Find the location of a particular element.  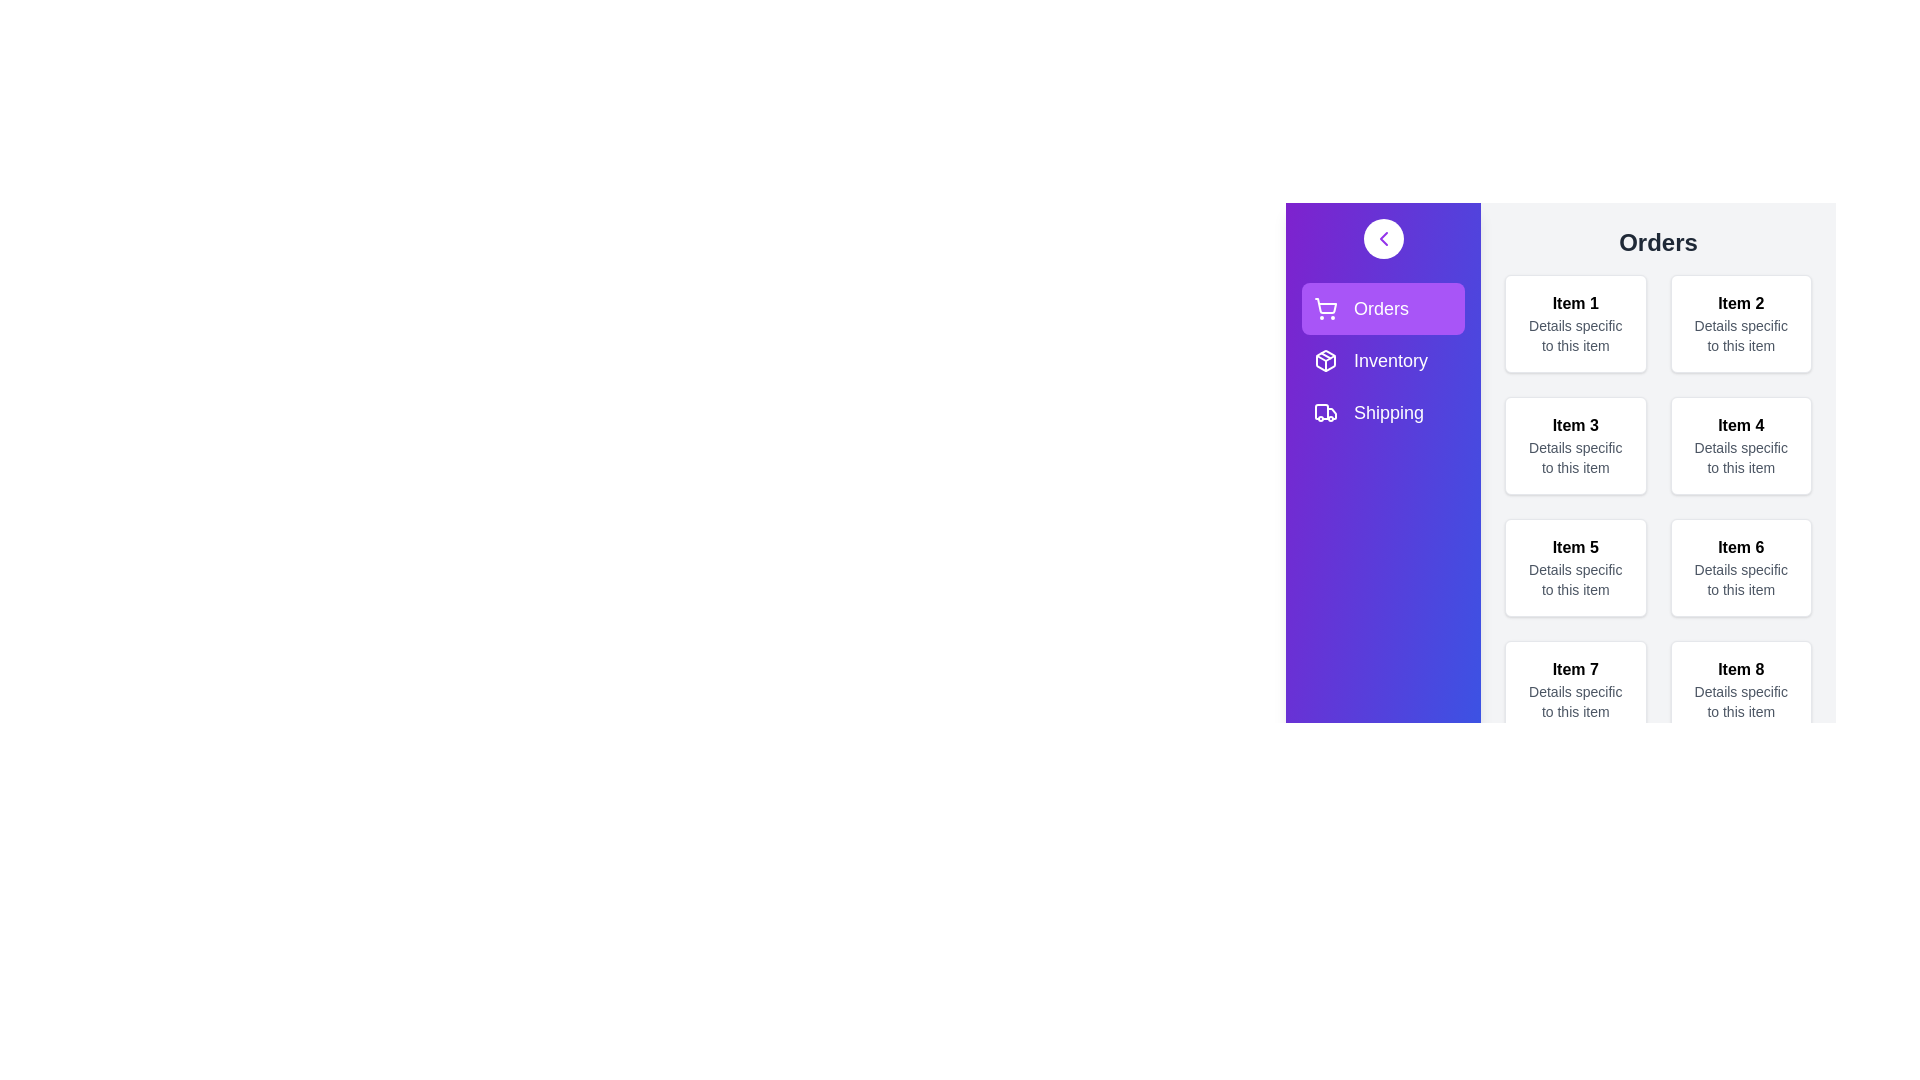

the Shipping section from the navigation menu is located at coordinates (1353, 411).